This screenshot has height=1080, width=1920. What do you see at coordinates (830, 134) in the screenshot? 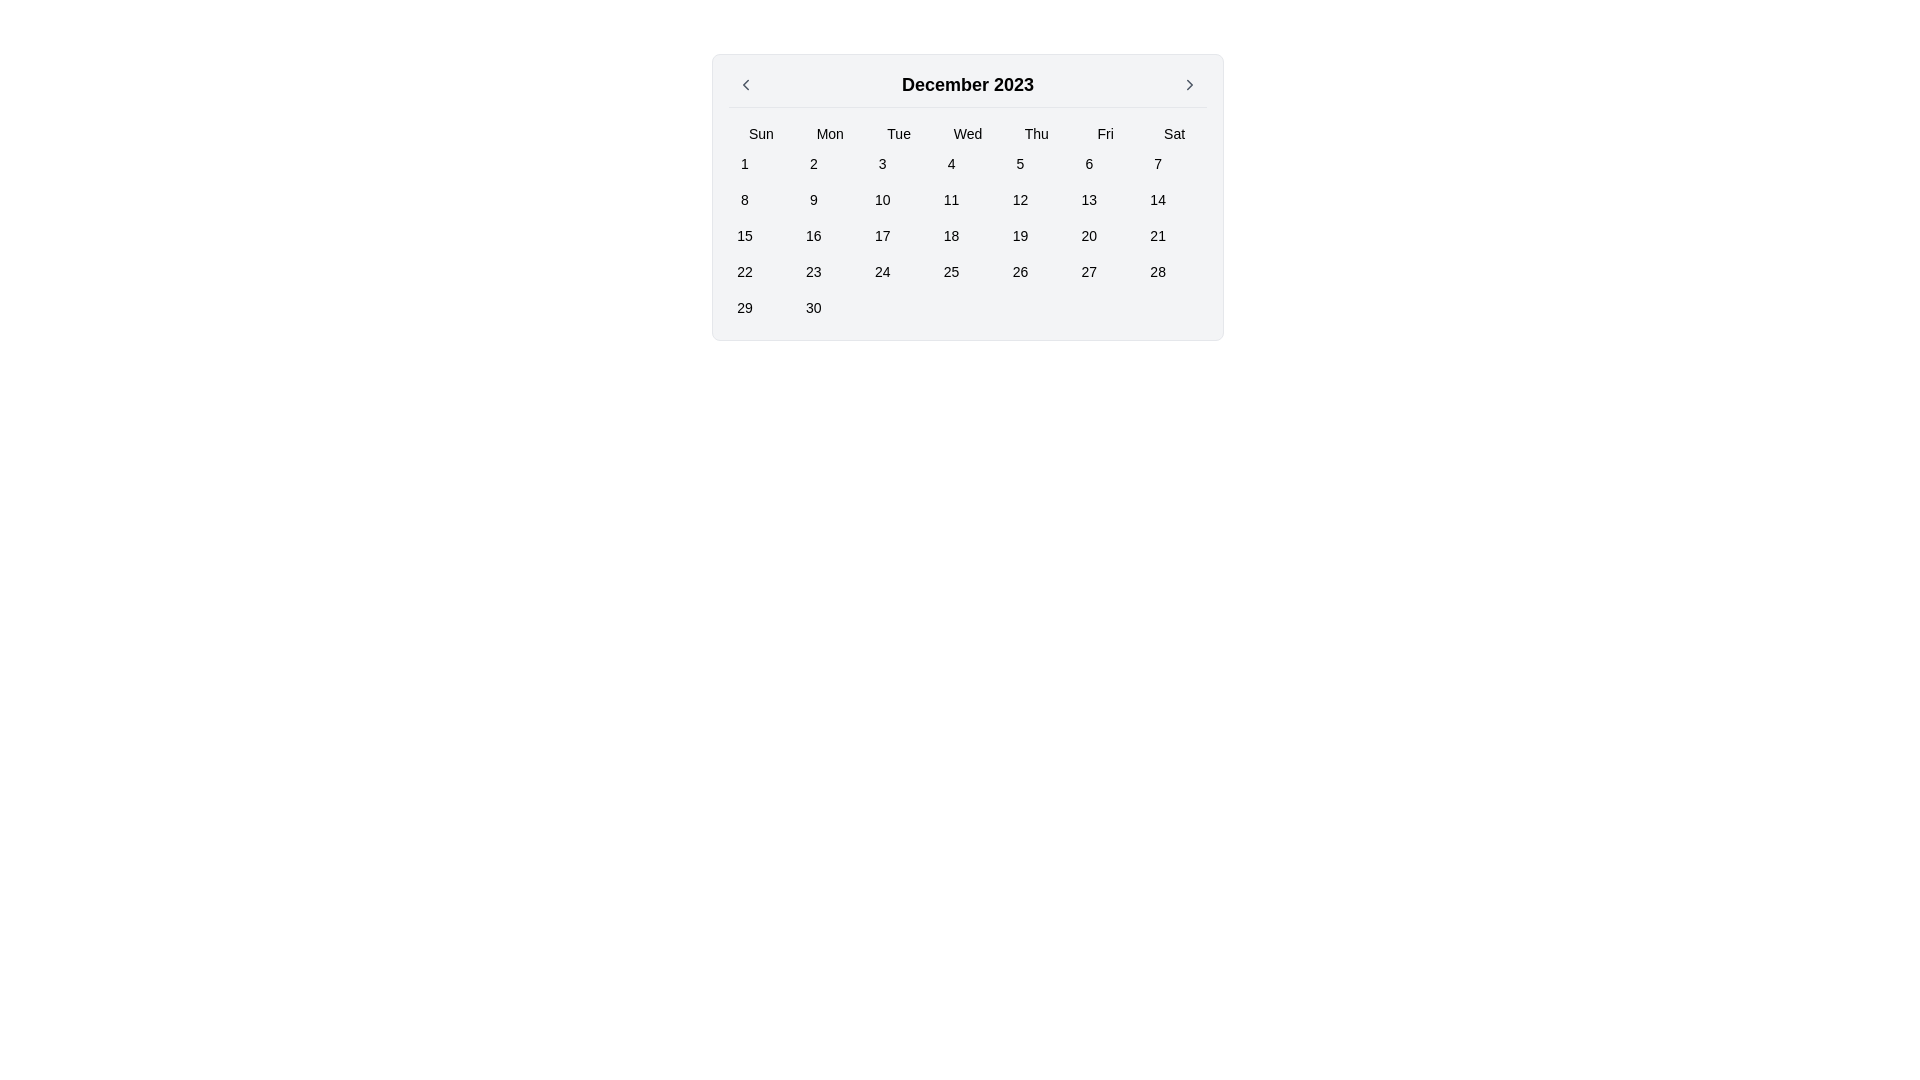
I see `the text label displaying 'Mon', which is the second column in the weekly row header of the calendar layout` at bounding box center [830, 134].